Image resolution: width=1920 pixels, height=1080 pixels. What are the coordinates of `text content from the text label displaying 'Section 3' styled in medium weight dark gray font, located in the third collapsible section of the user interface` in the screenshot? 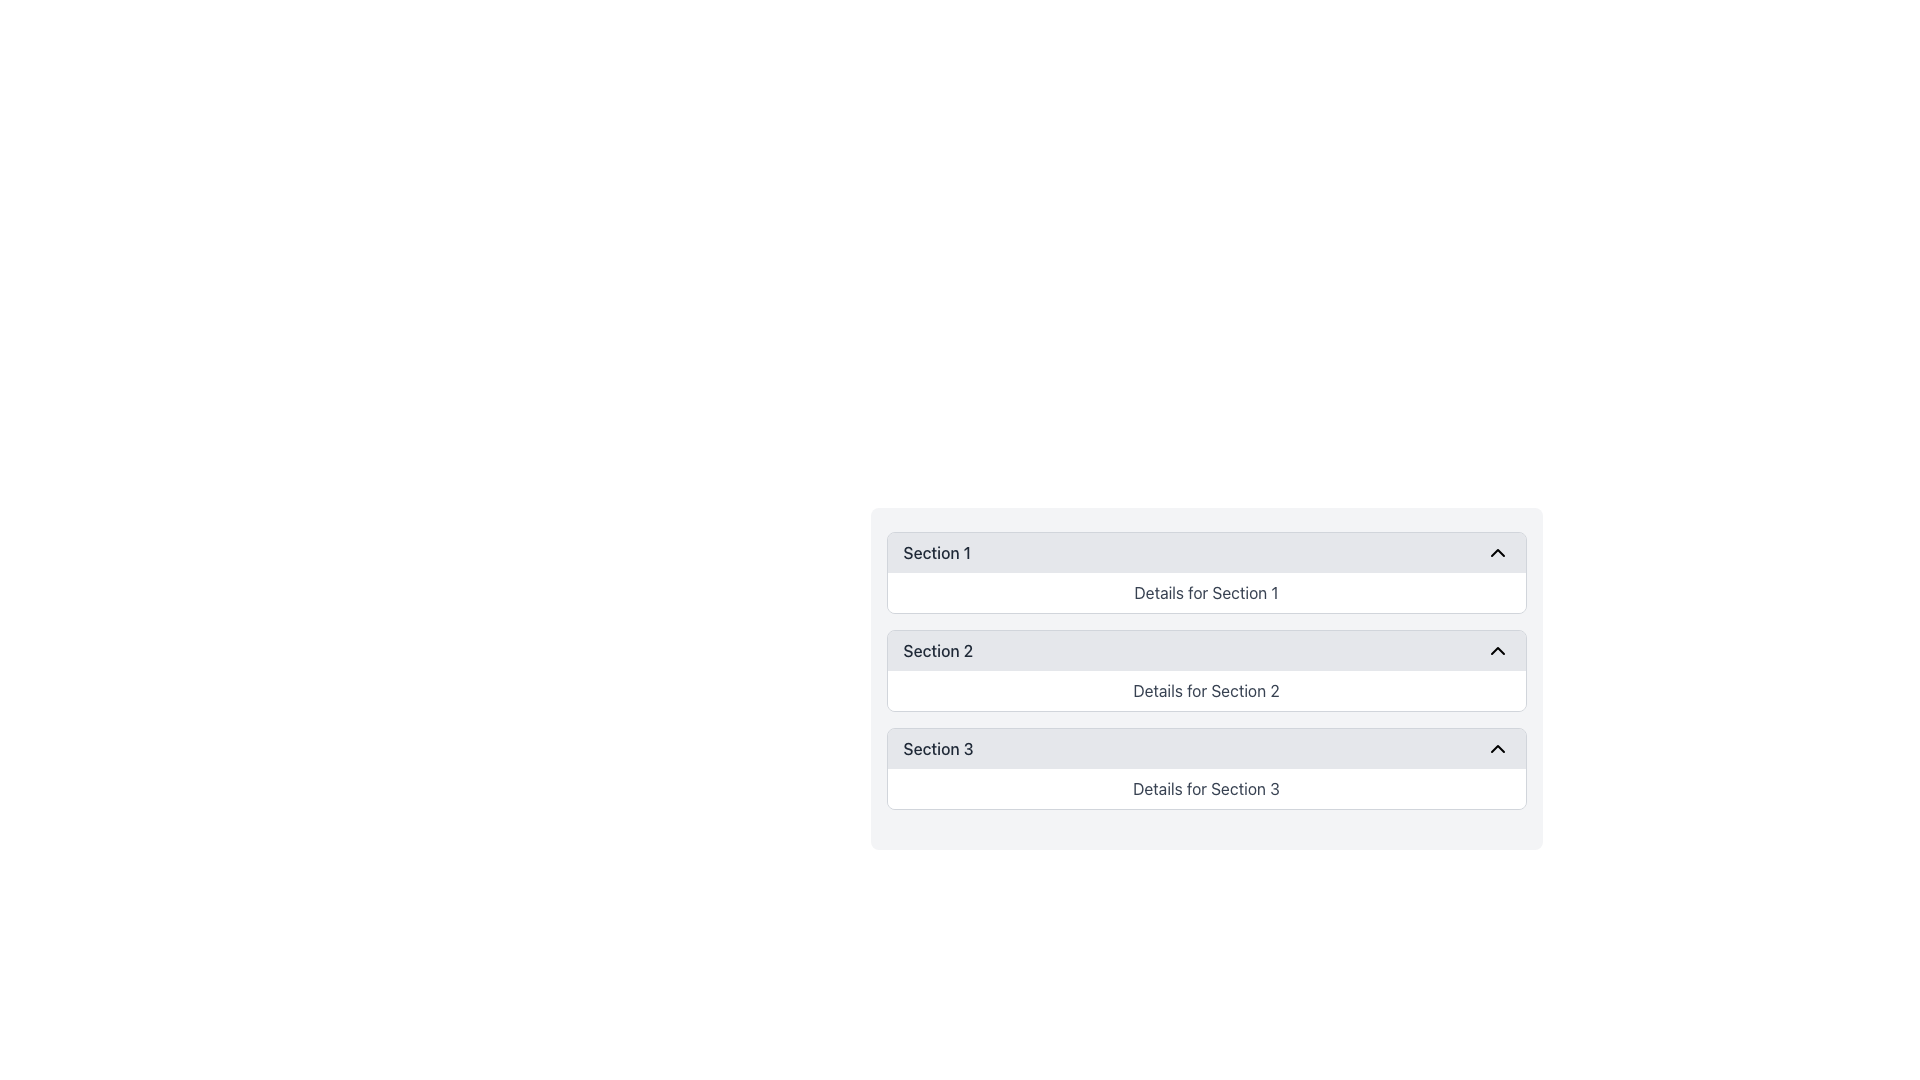 It's located at (937, 748).